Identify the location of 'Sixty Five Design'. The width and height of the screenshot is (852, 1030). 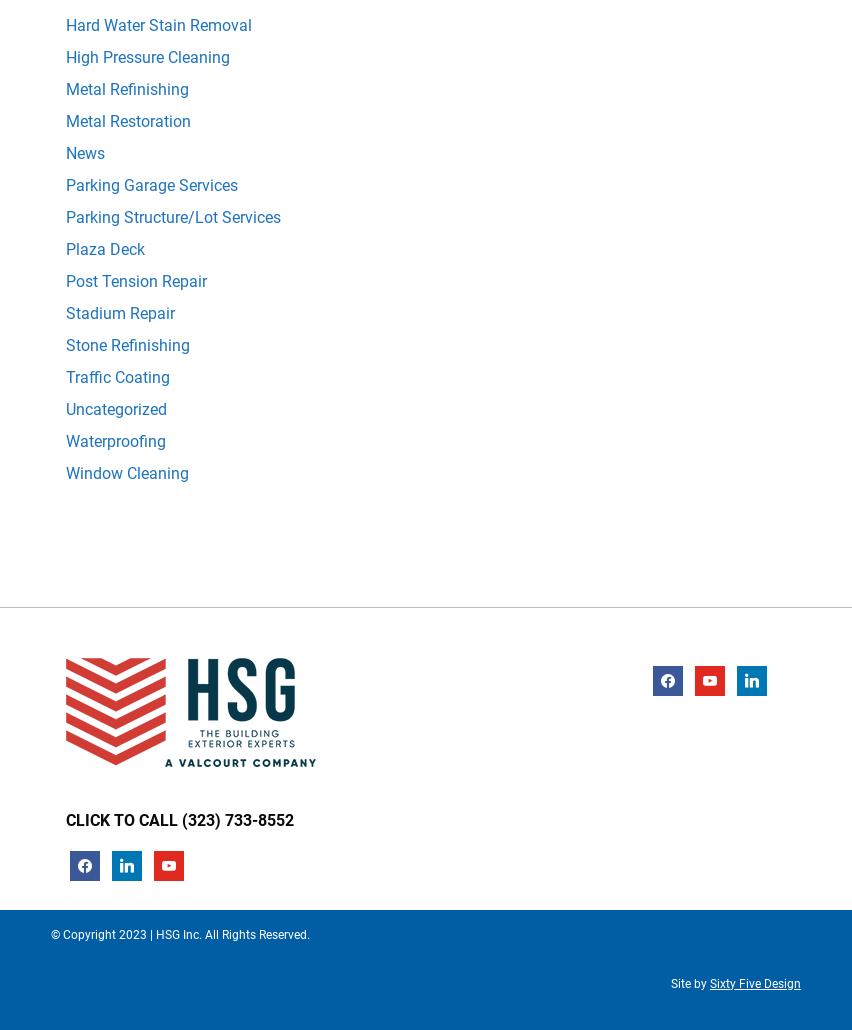
(709, 982).